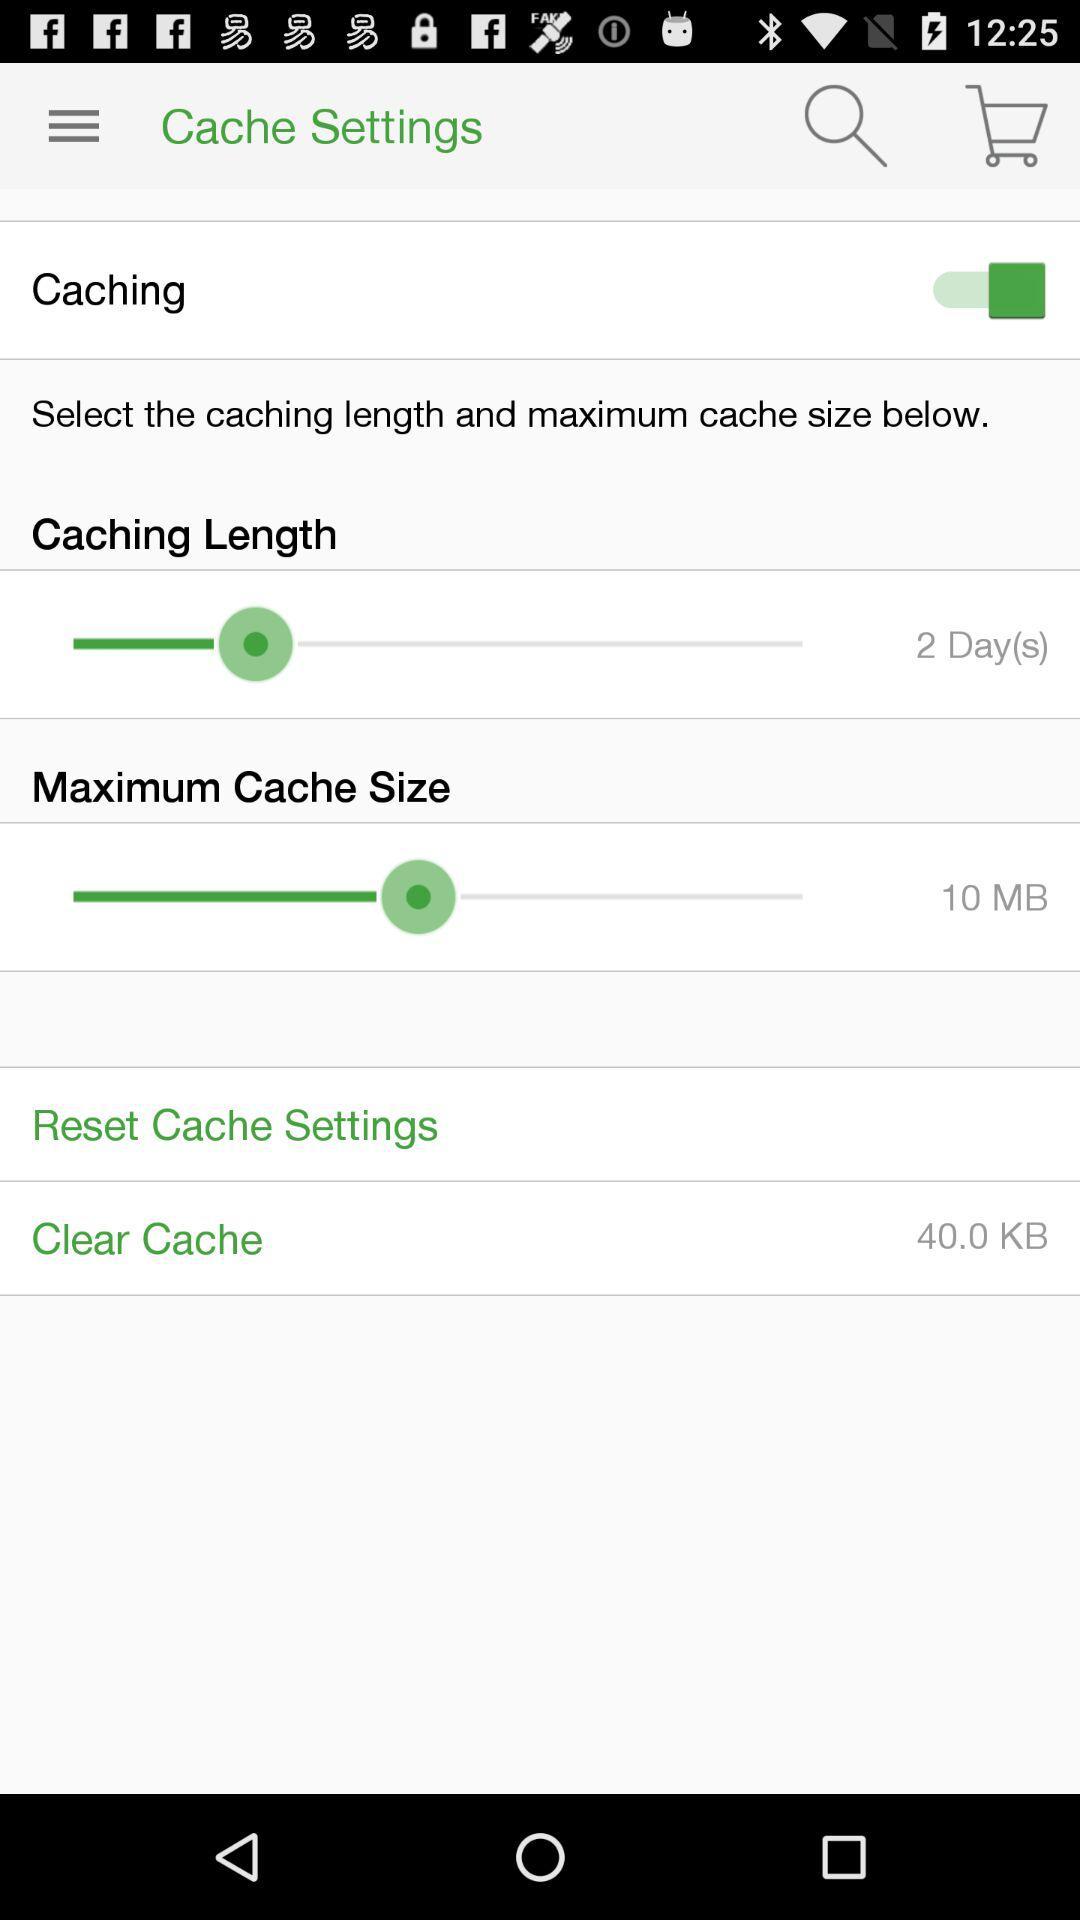 Image resolution: width=1080 pixels, height=1920 pixels. Describe the element at coordinates (984, 289) in the screenshot. I see `on off toggle switch` at that location.